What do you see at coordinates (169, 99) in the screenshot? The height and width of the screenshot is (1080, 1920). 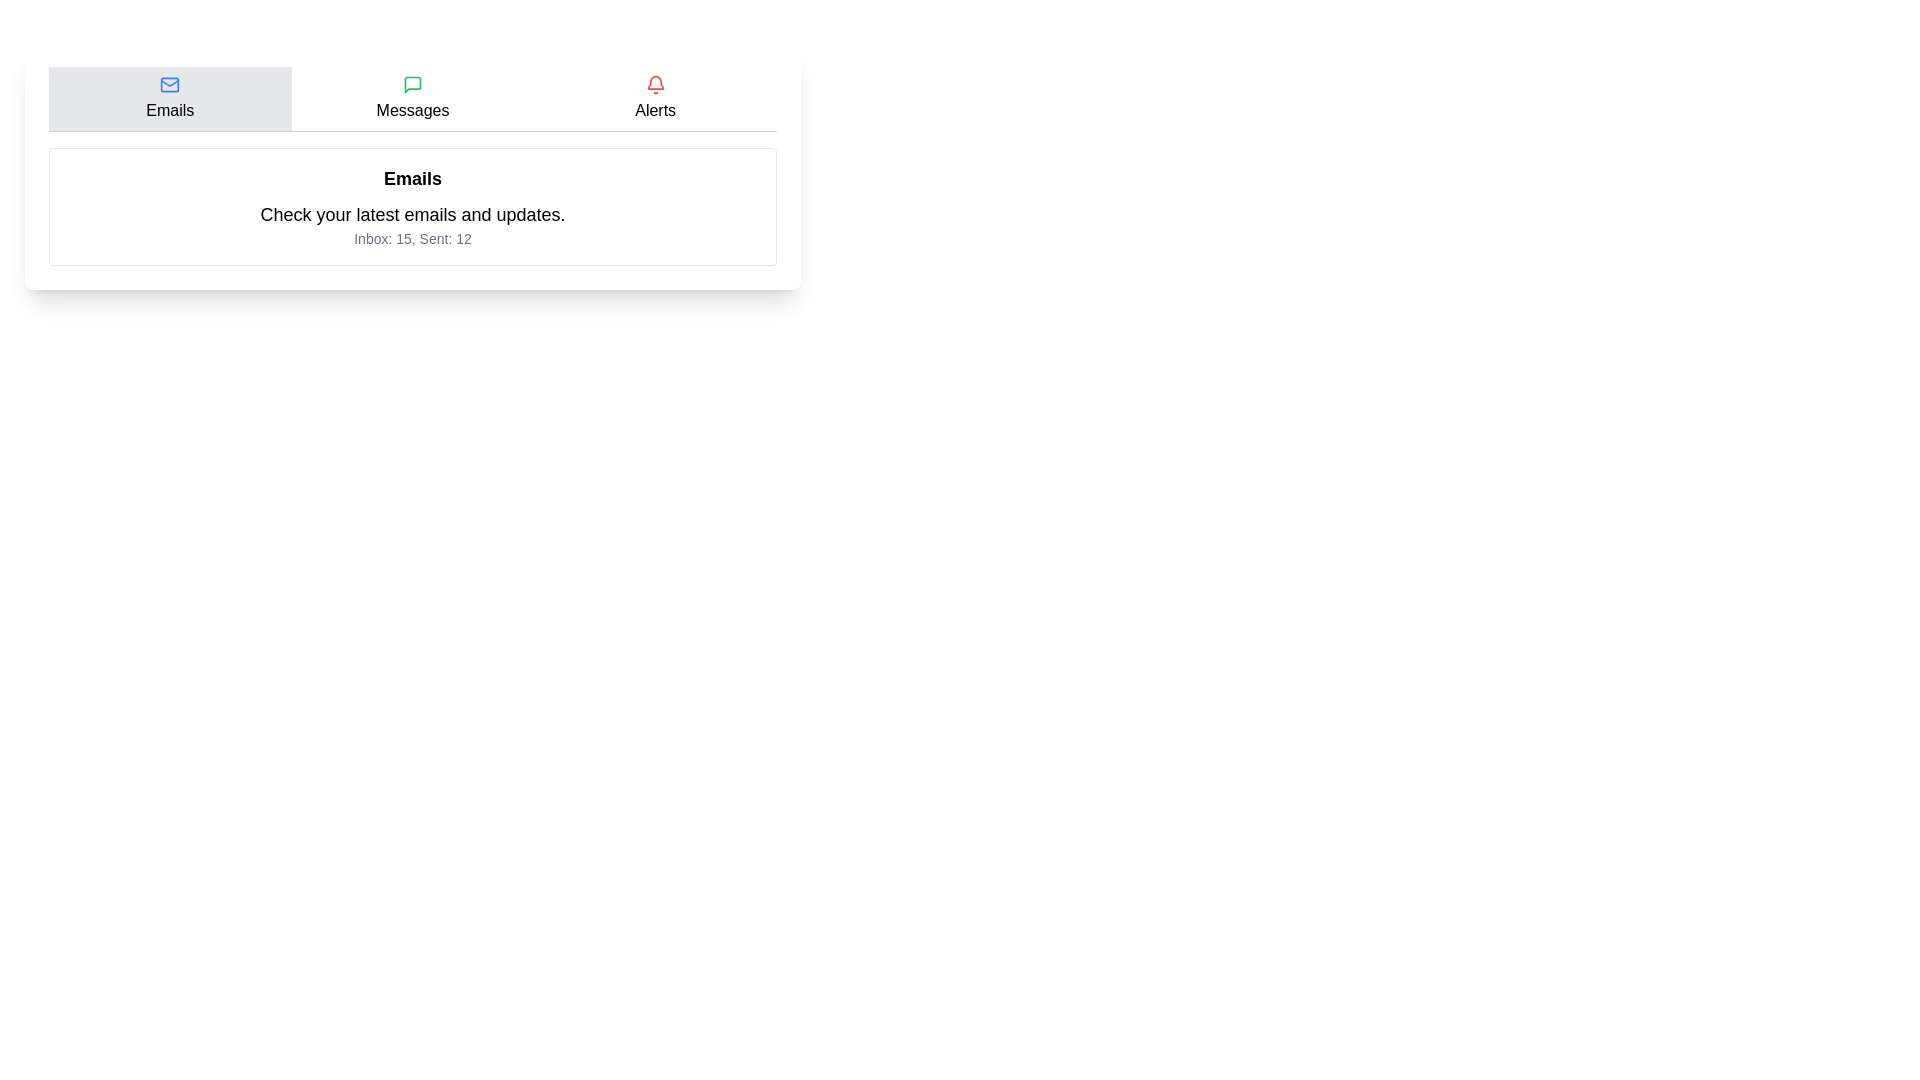 I see `the Emails tab` at bounding box center [169, 99].